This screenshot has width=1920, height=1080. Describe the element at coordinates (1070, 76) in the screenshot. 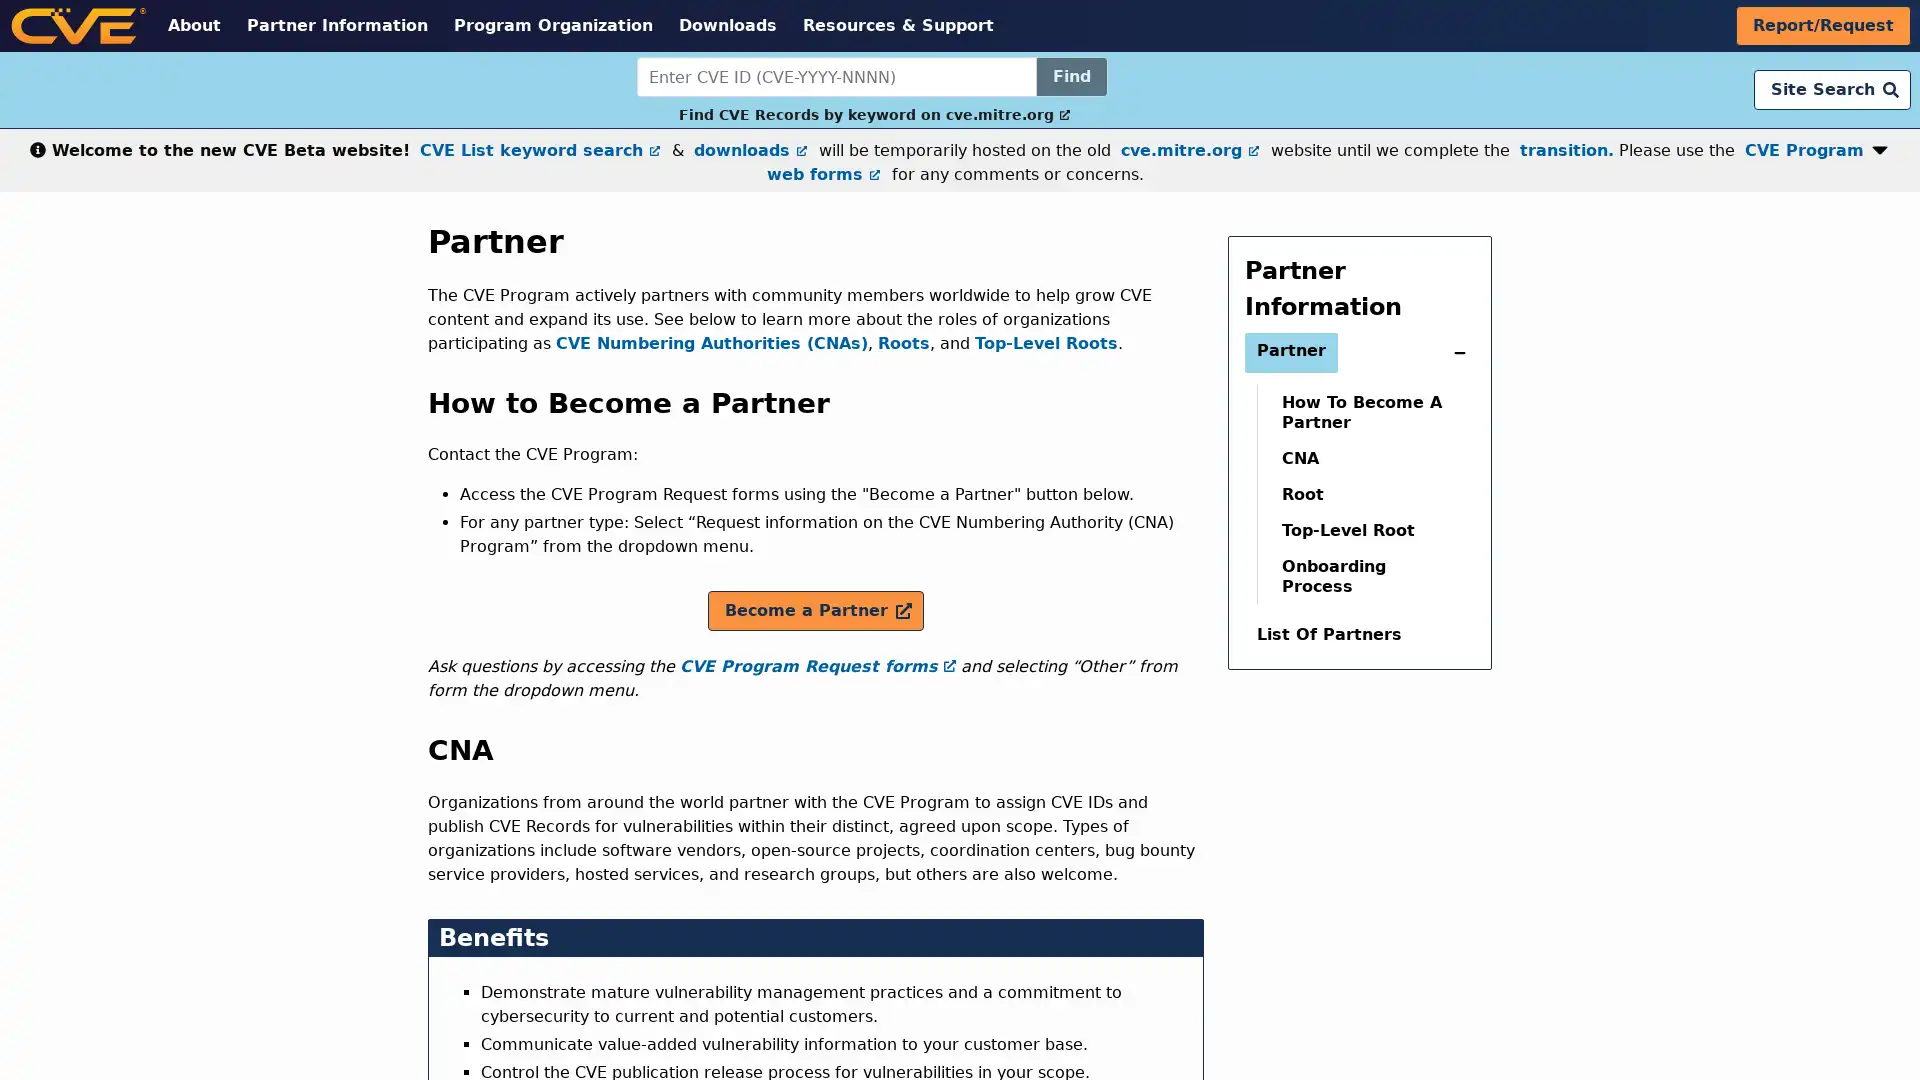

I see `Find` at that location.